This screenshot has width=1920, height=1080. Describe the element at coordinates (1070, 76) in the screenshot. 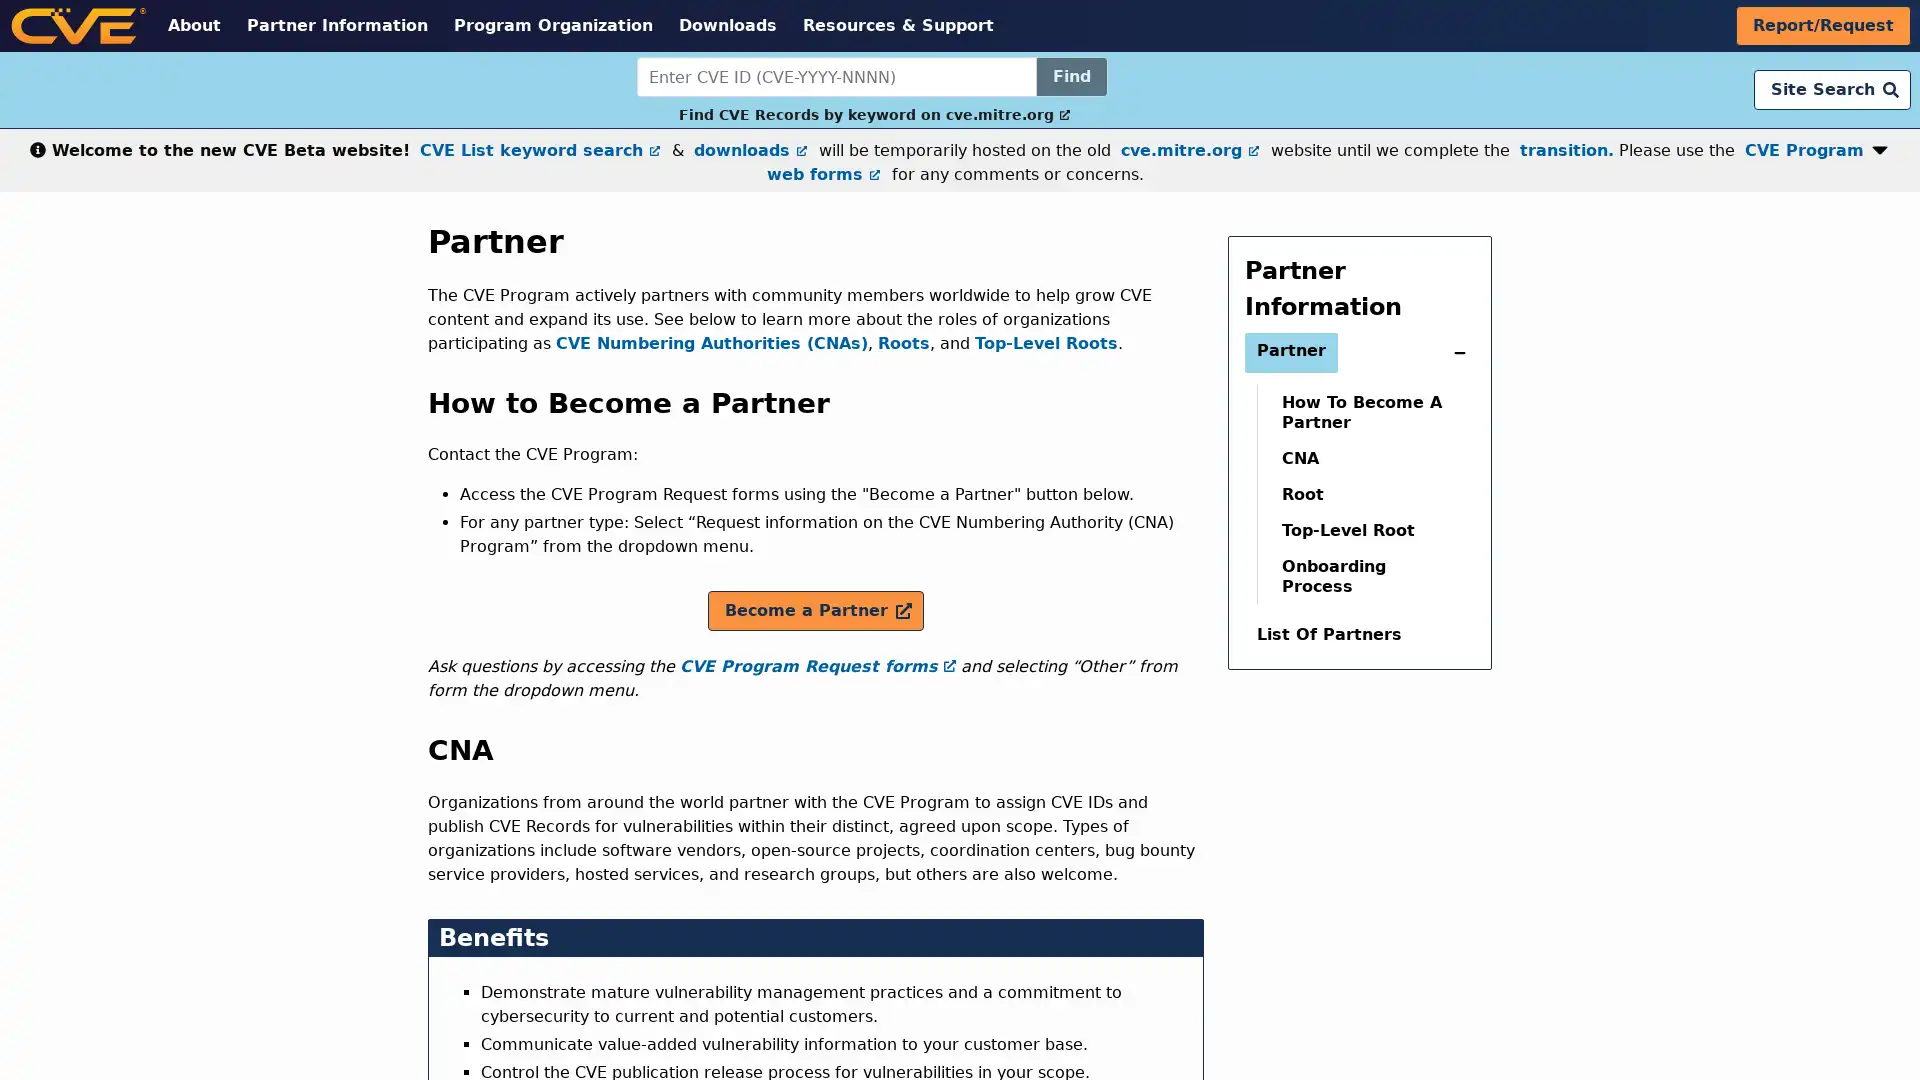

I see `Find` at that location.